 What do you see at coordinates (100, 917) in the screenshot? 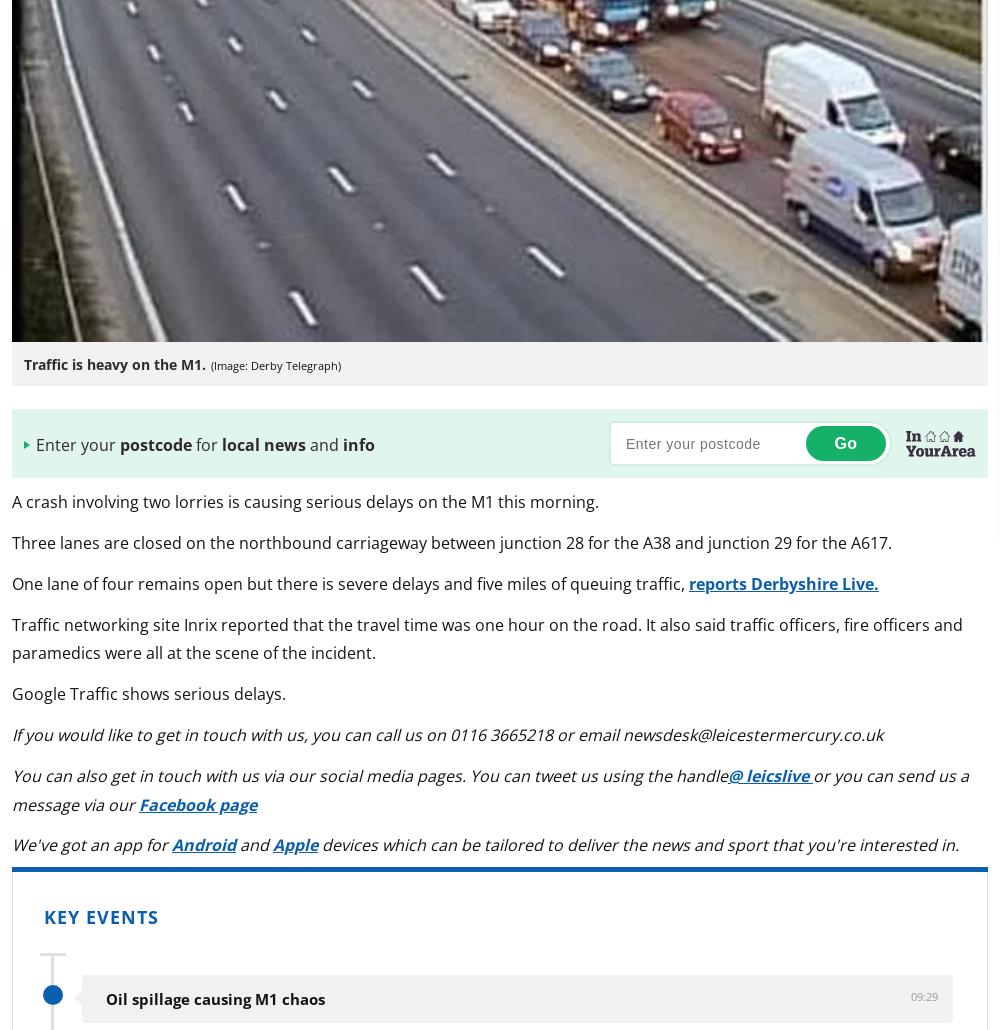
I see `'Key Events'` at bounding box center [100, 917].